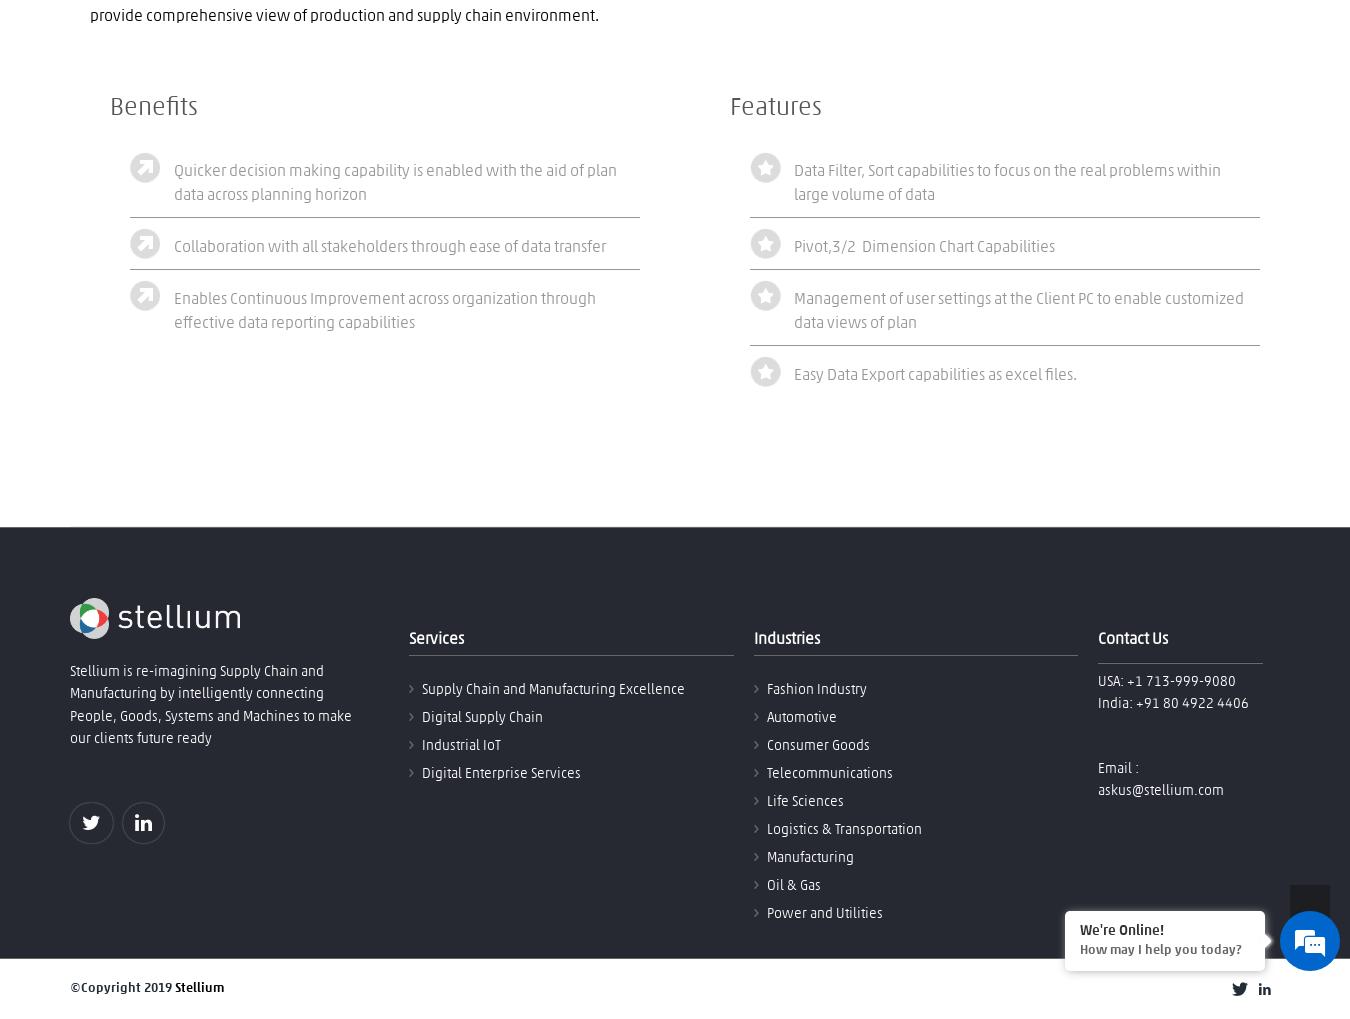  I want to click on 'Industries', so click(784, 639).